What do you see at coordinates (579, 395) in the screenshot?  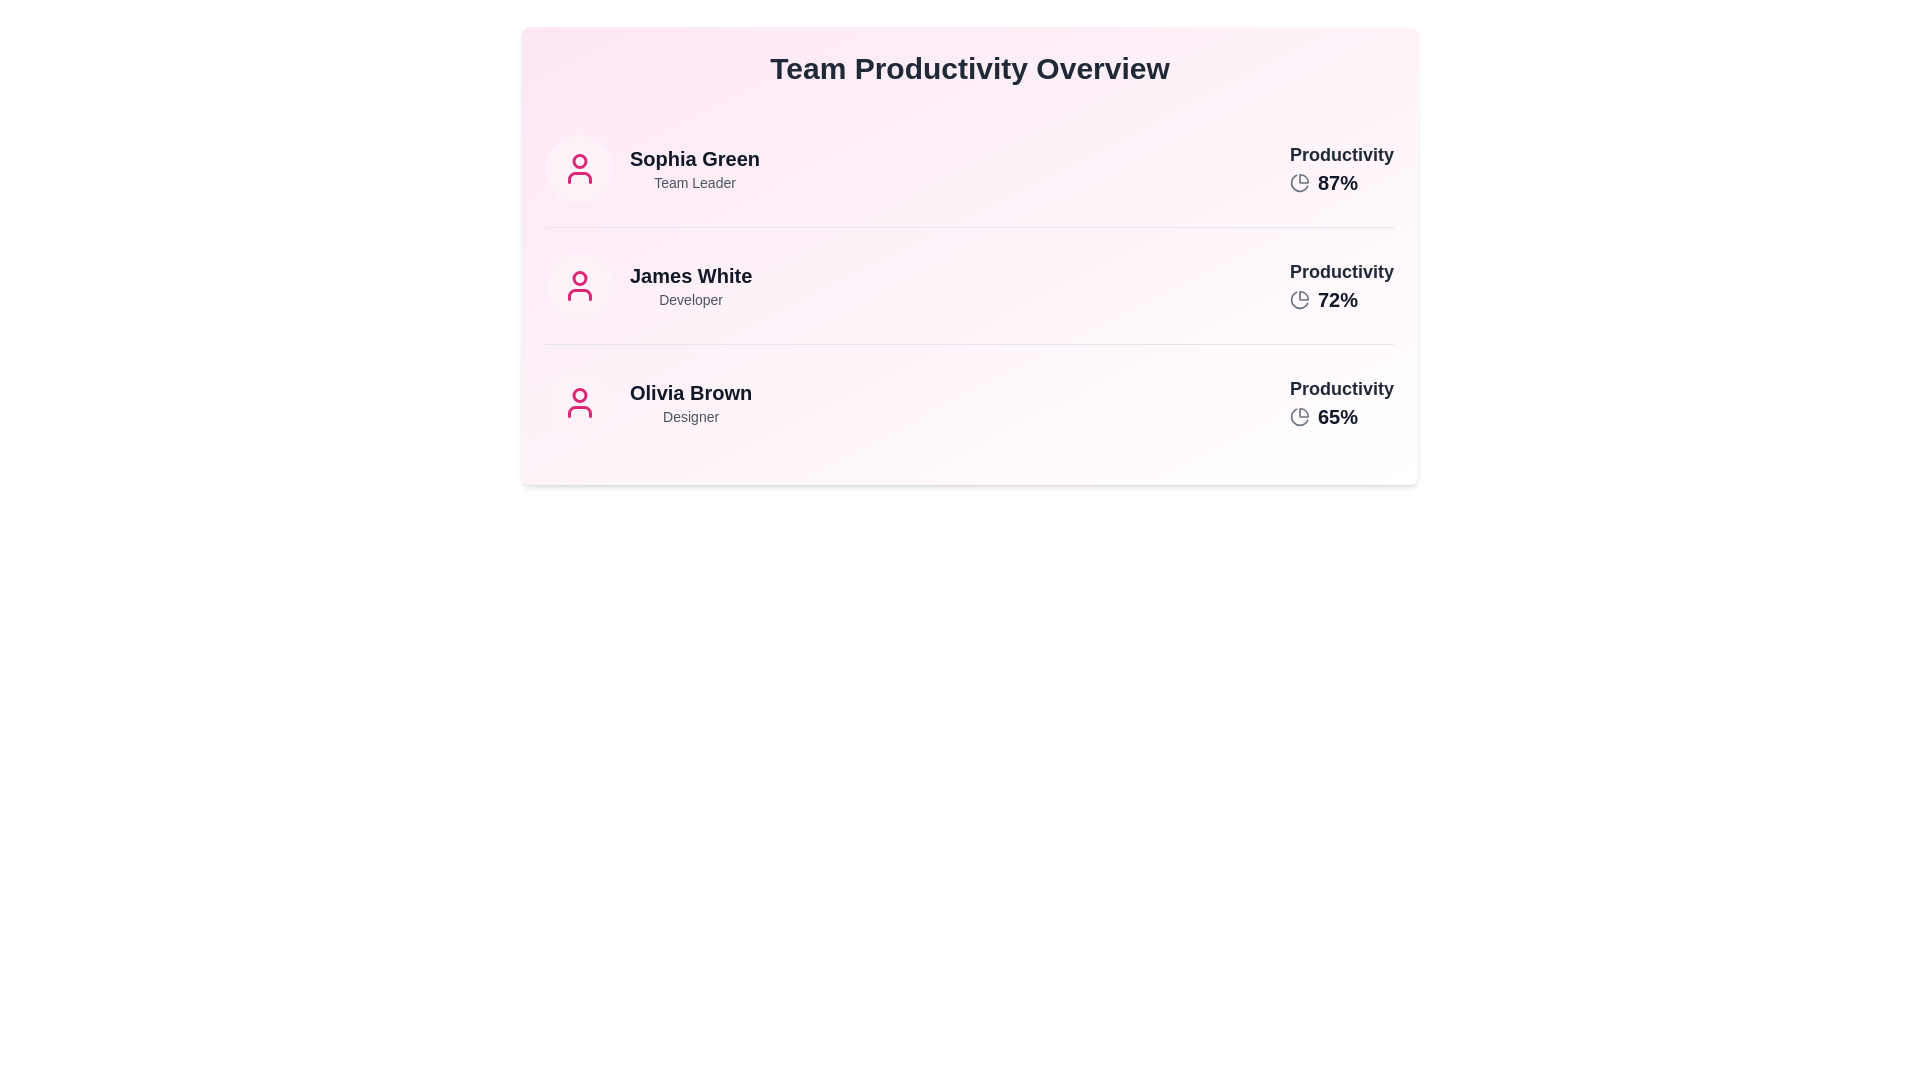 I see `the Circle (SVG element) that represents the user profile icon for Olivia Brown, located near the center of the circular icon on the left side of the third row` at bounding box center [579, 395].